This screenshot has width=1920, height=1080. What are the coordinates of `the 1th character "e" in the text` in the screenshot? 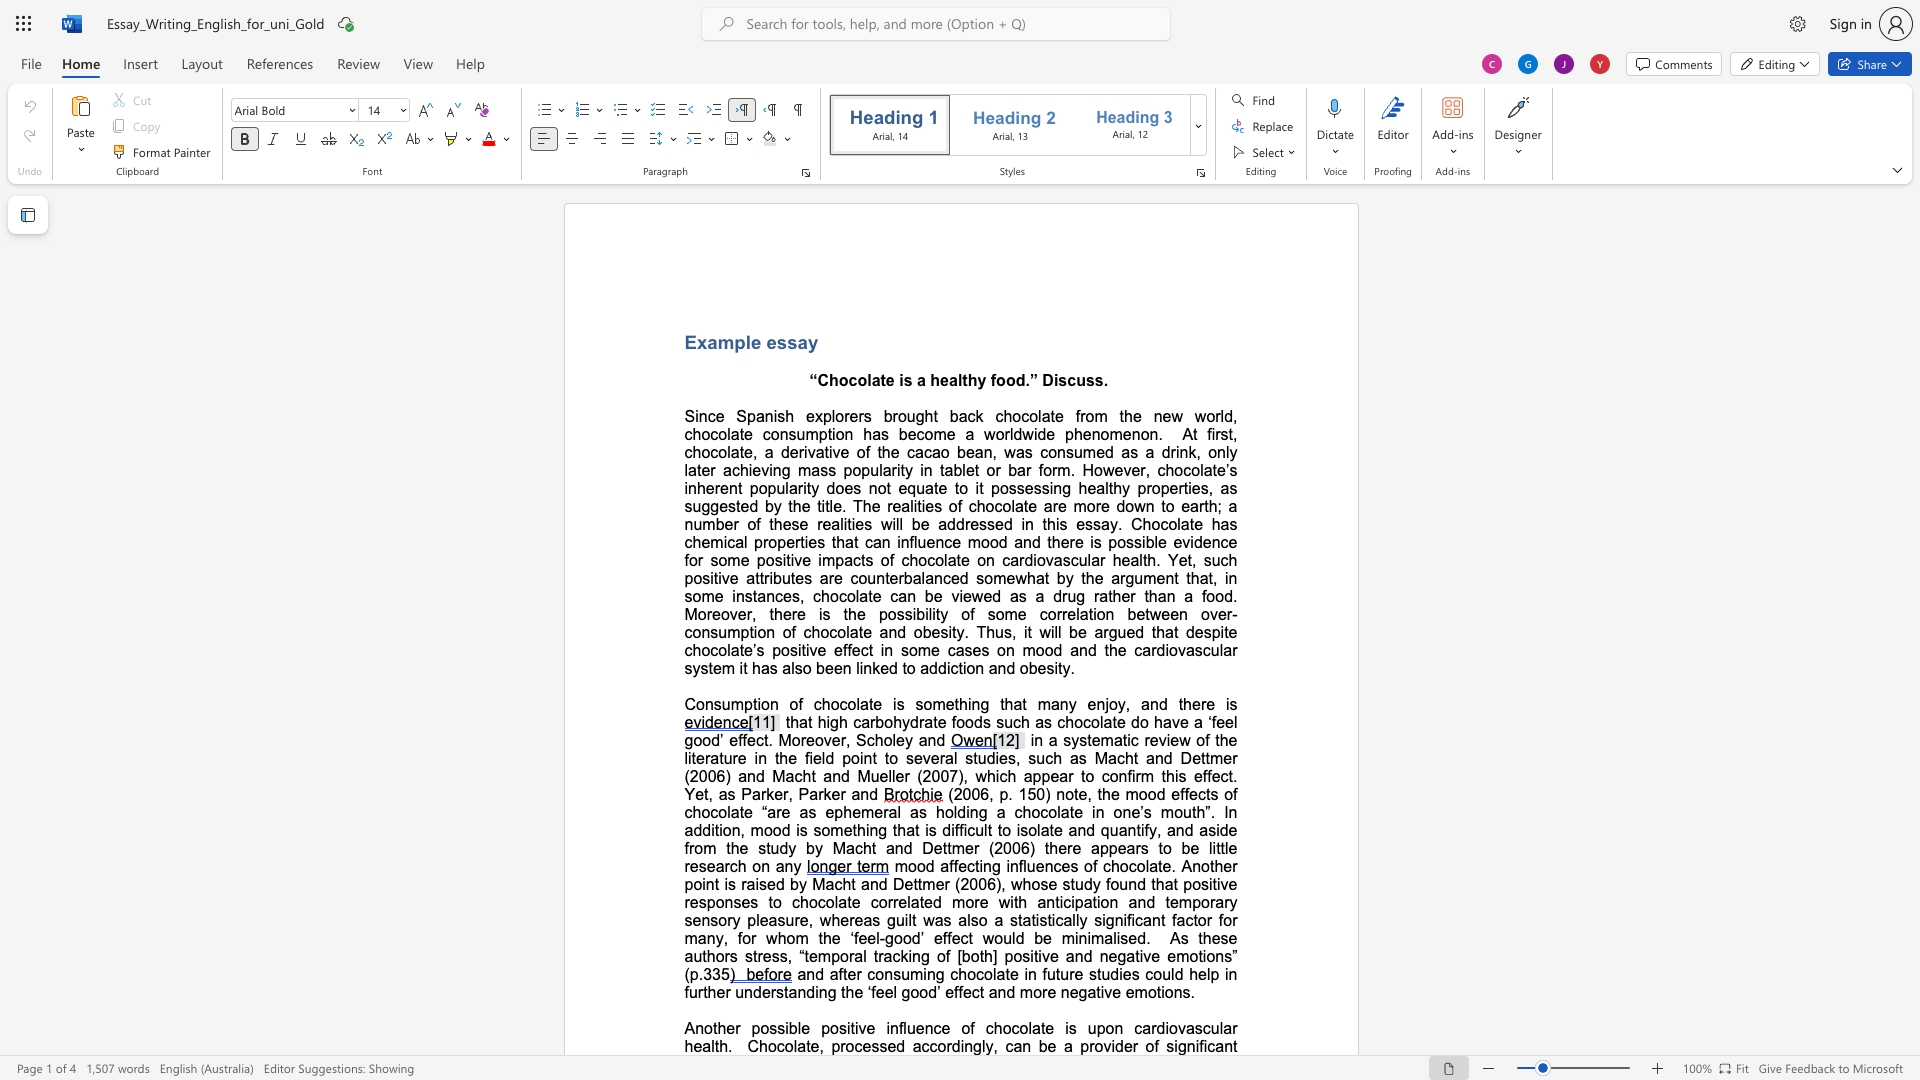 It's located at (889, 380).